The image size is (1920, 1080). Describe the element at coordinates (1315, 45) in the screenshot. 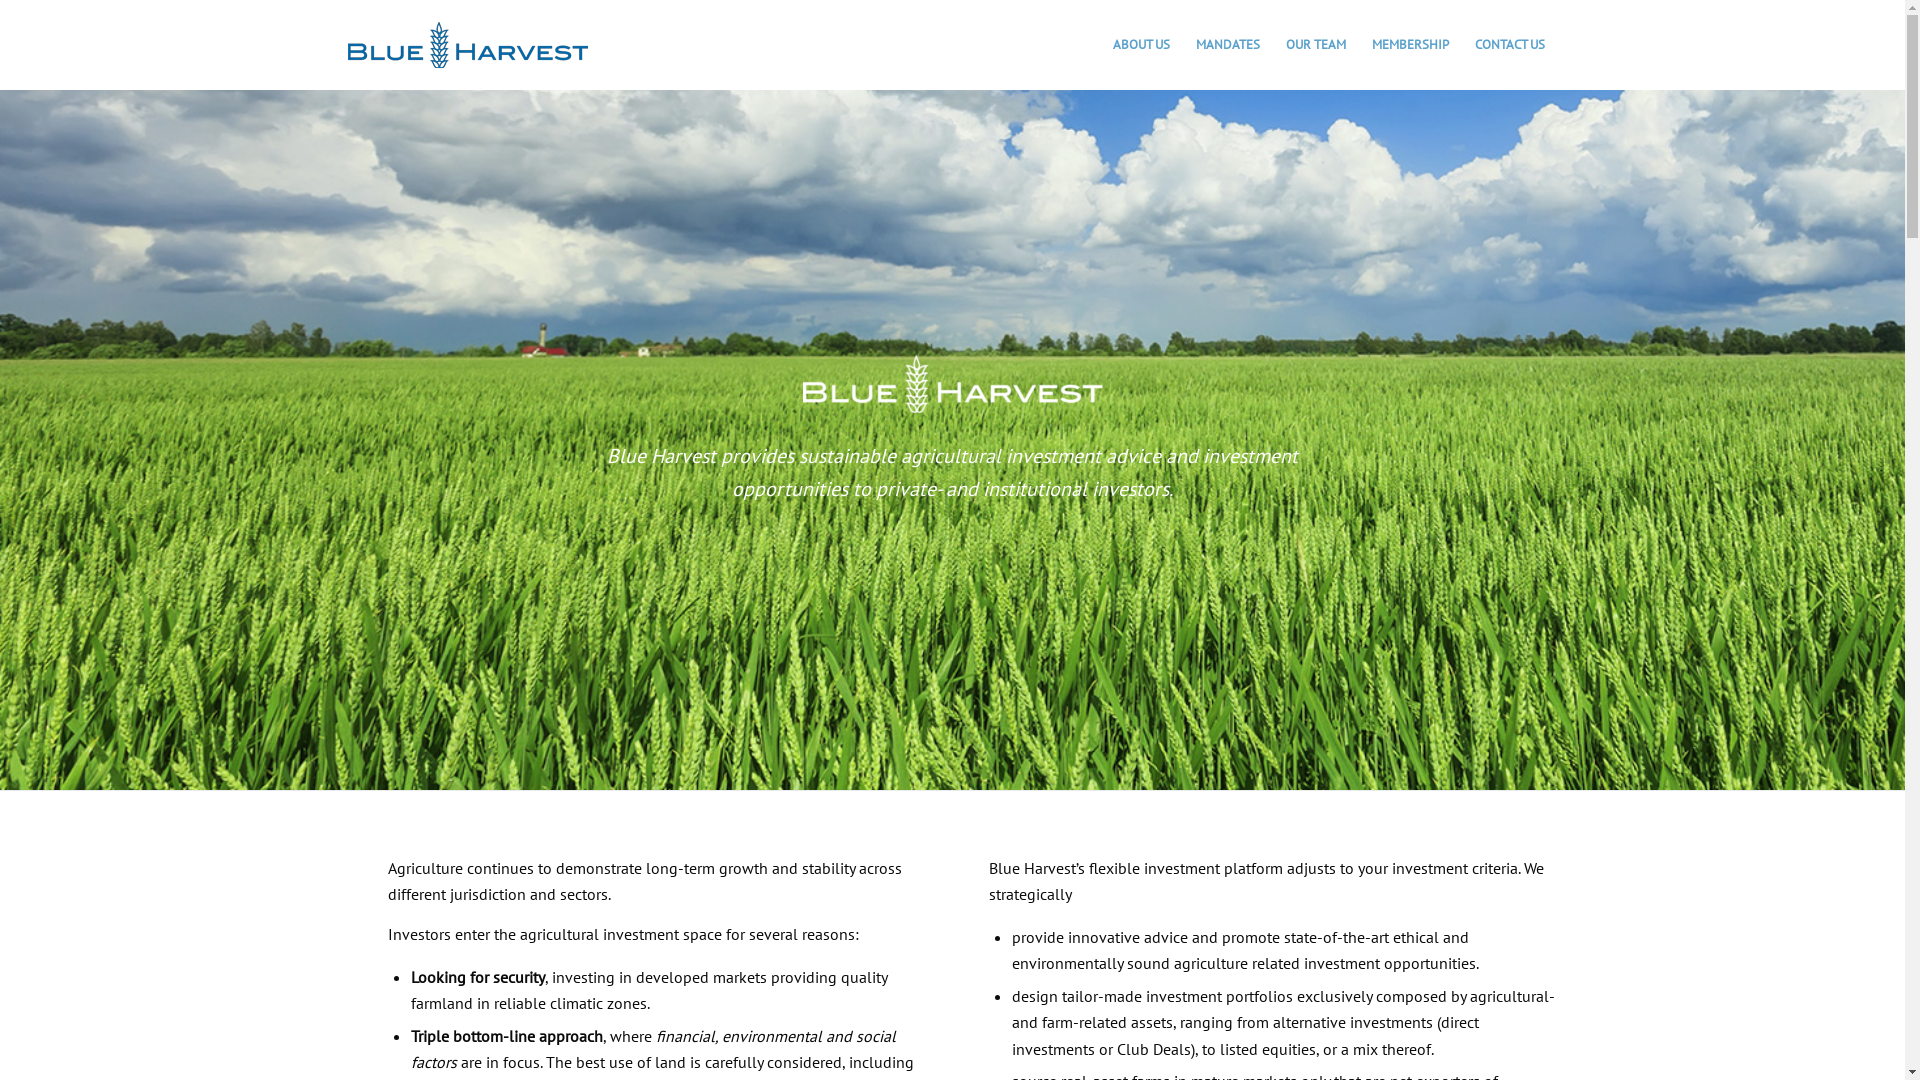

I see `'OUR TEAM'` at that location.